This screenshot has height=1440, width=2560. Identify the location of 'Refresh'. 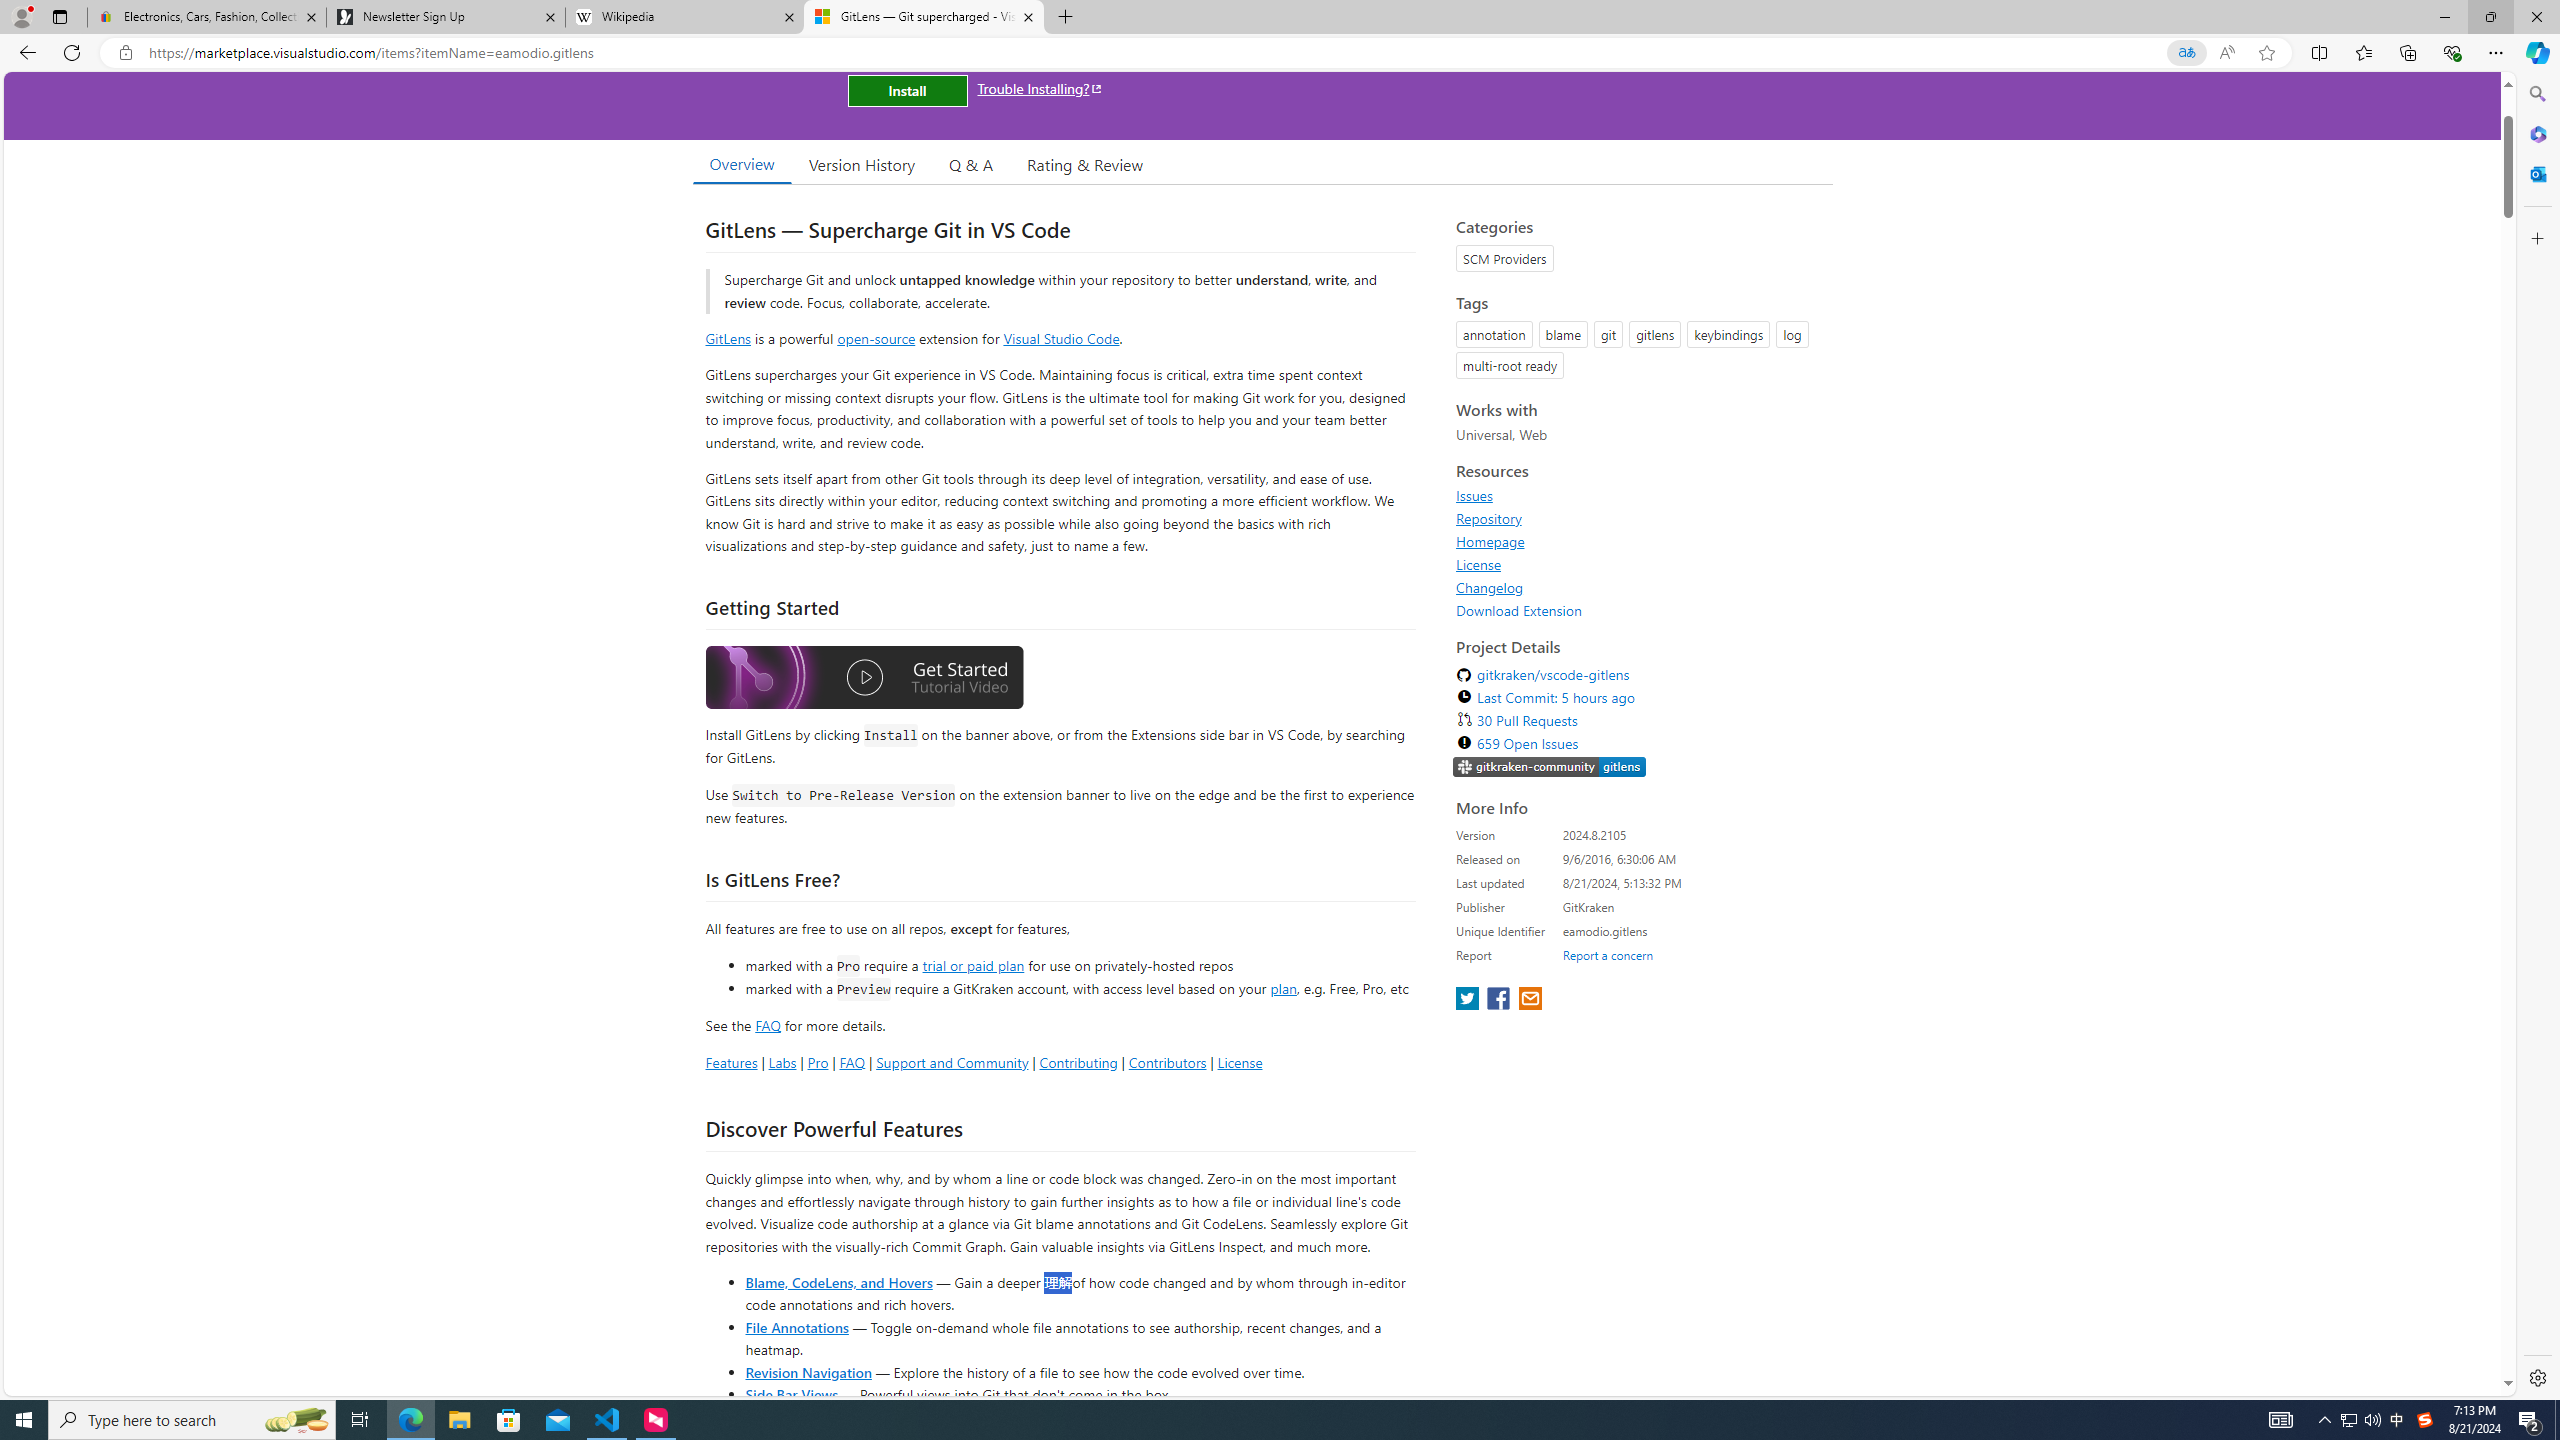
(70, 51).